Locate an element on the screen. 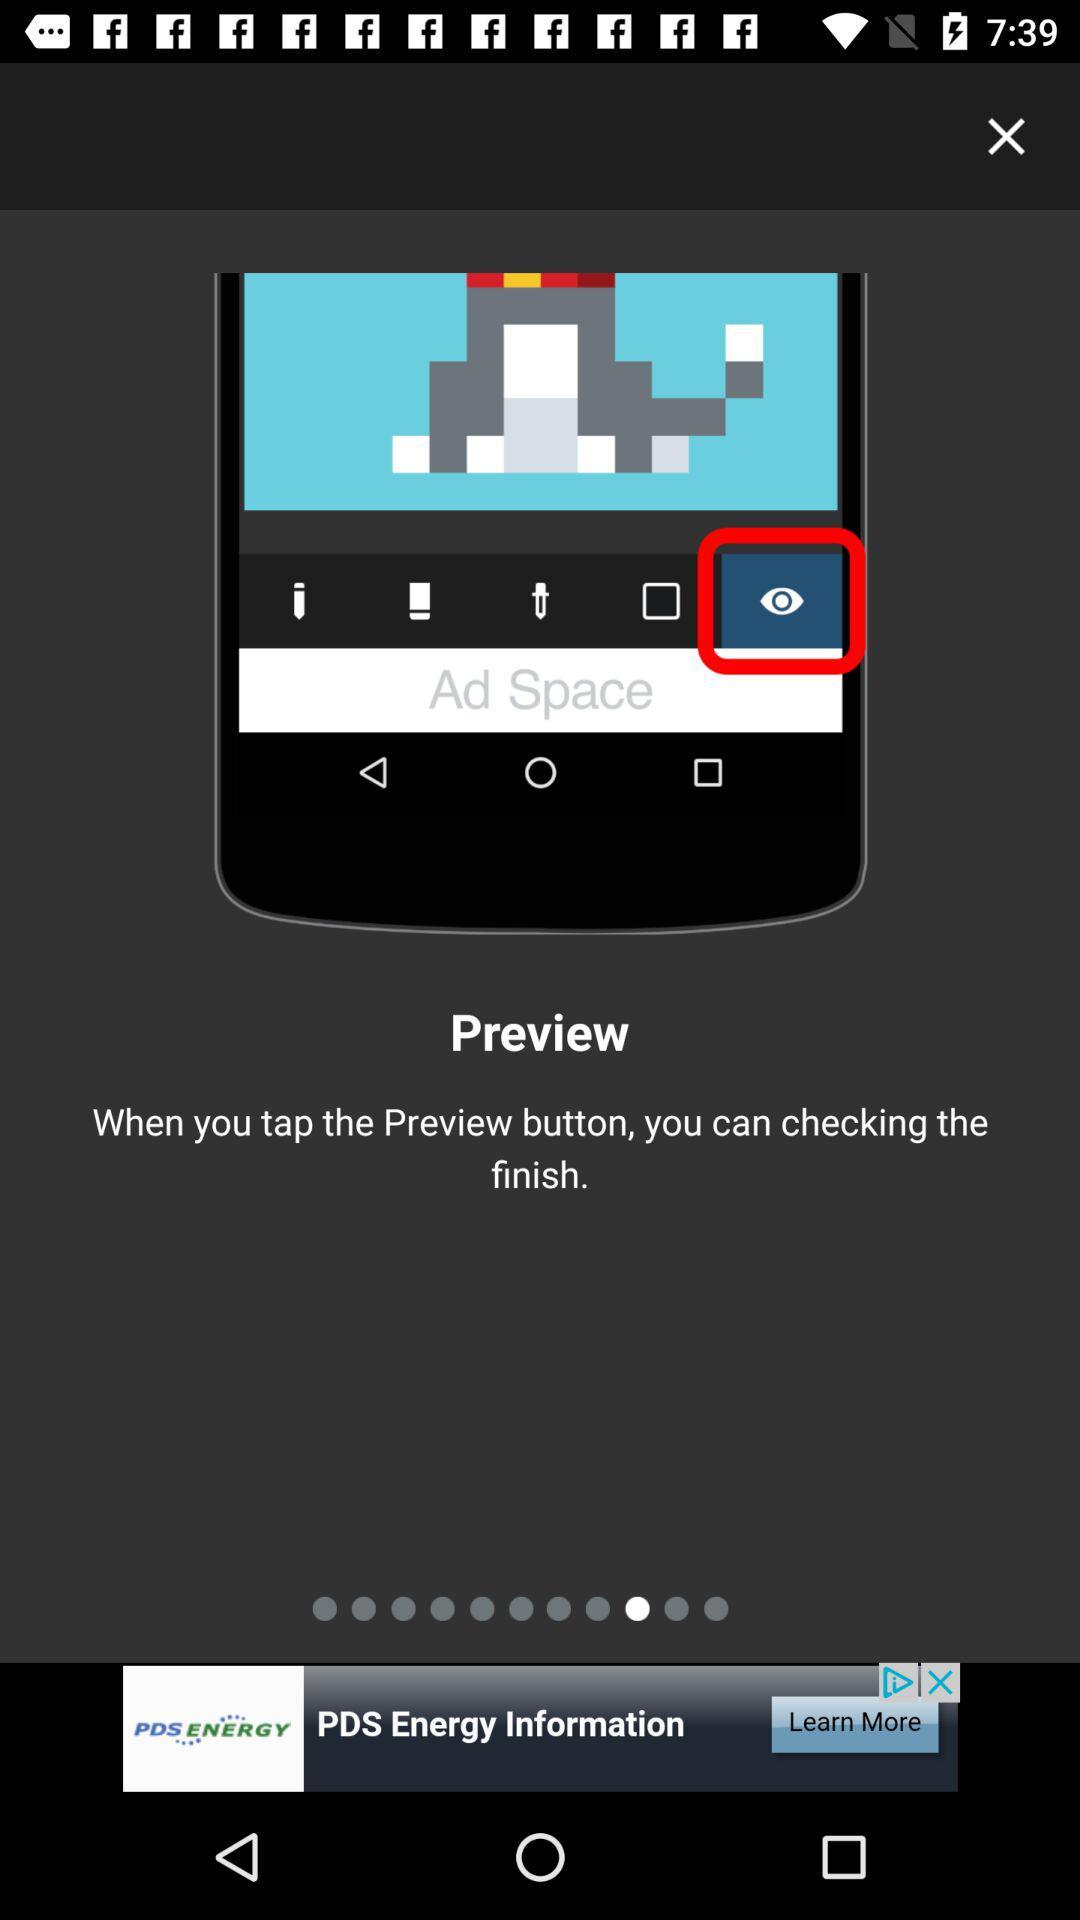 This screenshot has height=1920, width=1080. option is located at coordinates (1006, 135).